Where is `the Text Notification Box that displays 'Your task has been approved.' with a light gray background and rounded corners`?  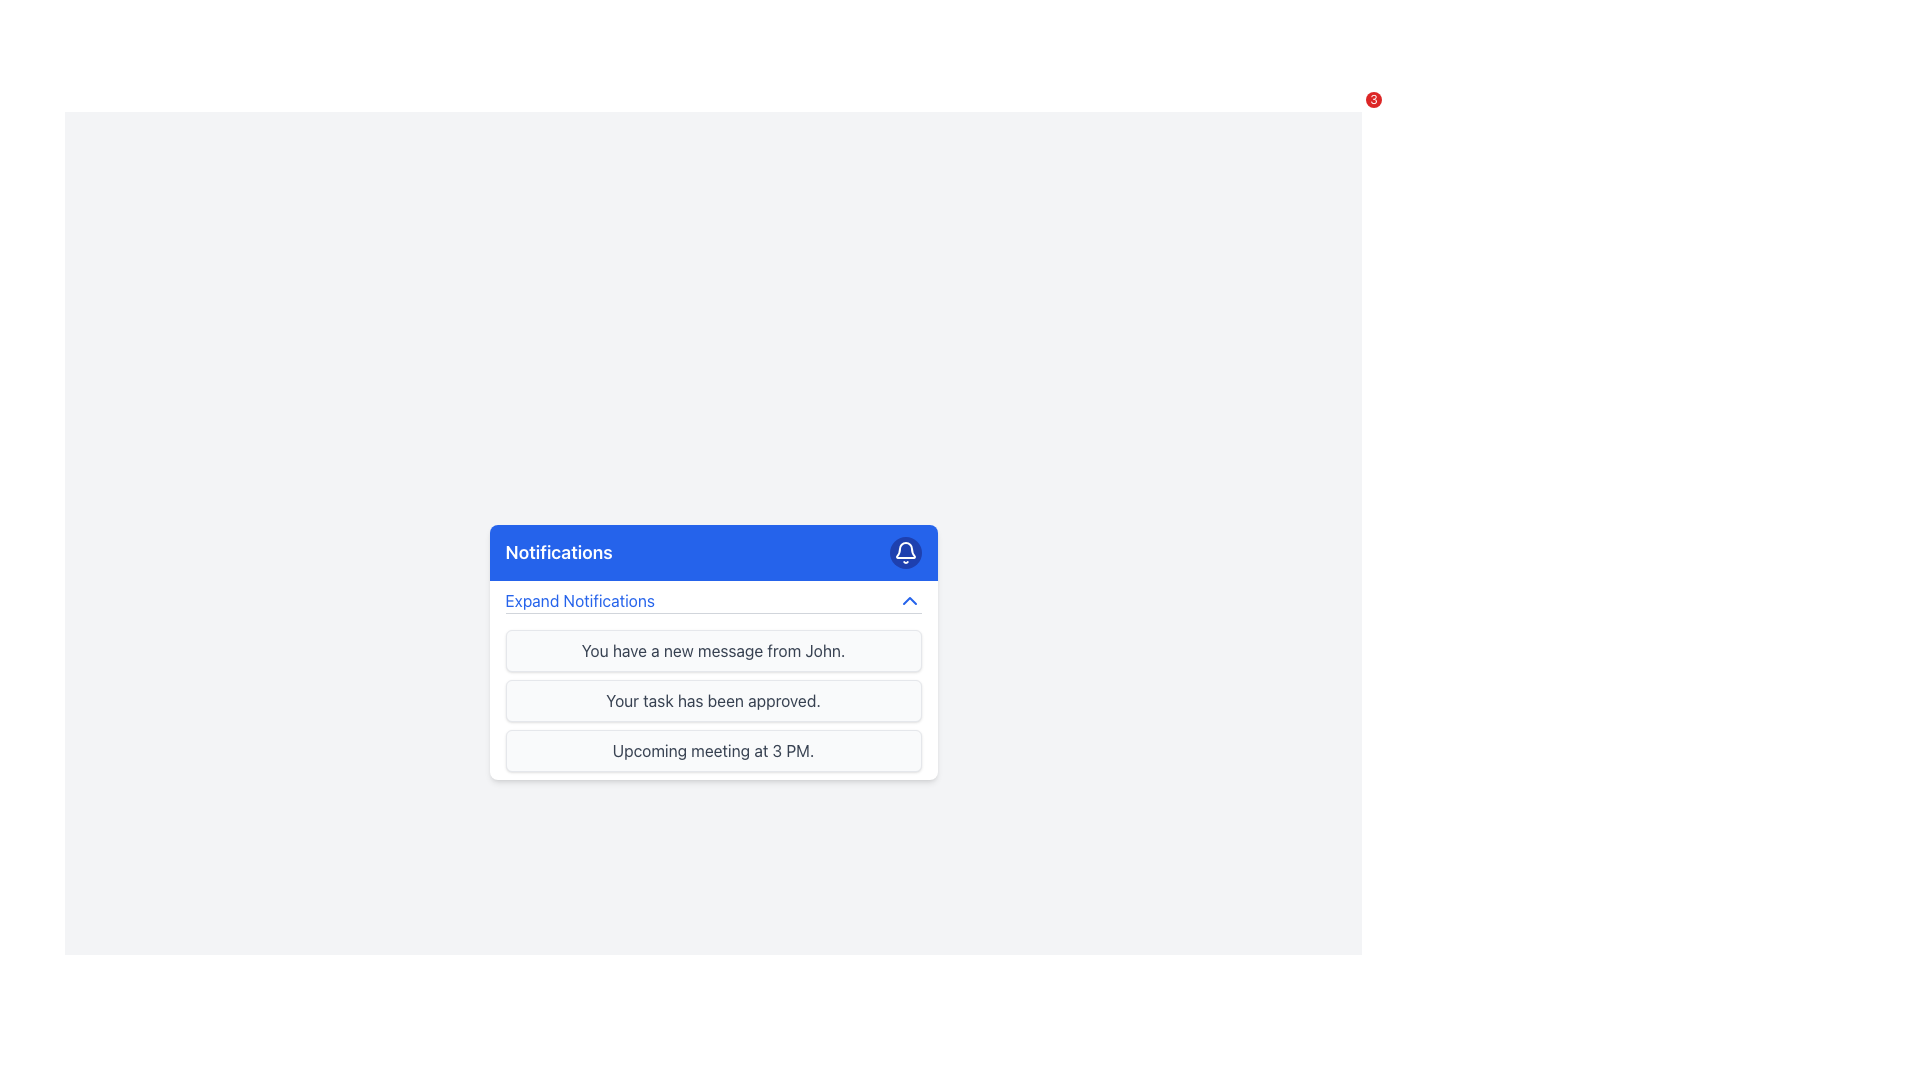 the Text Notification Box that displays 'Your task has been approved.' with a light gray background and rounded corners is located at coordinates (713, 699).